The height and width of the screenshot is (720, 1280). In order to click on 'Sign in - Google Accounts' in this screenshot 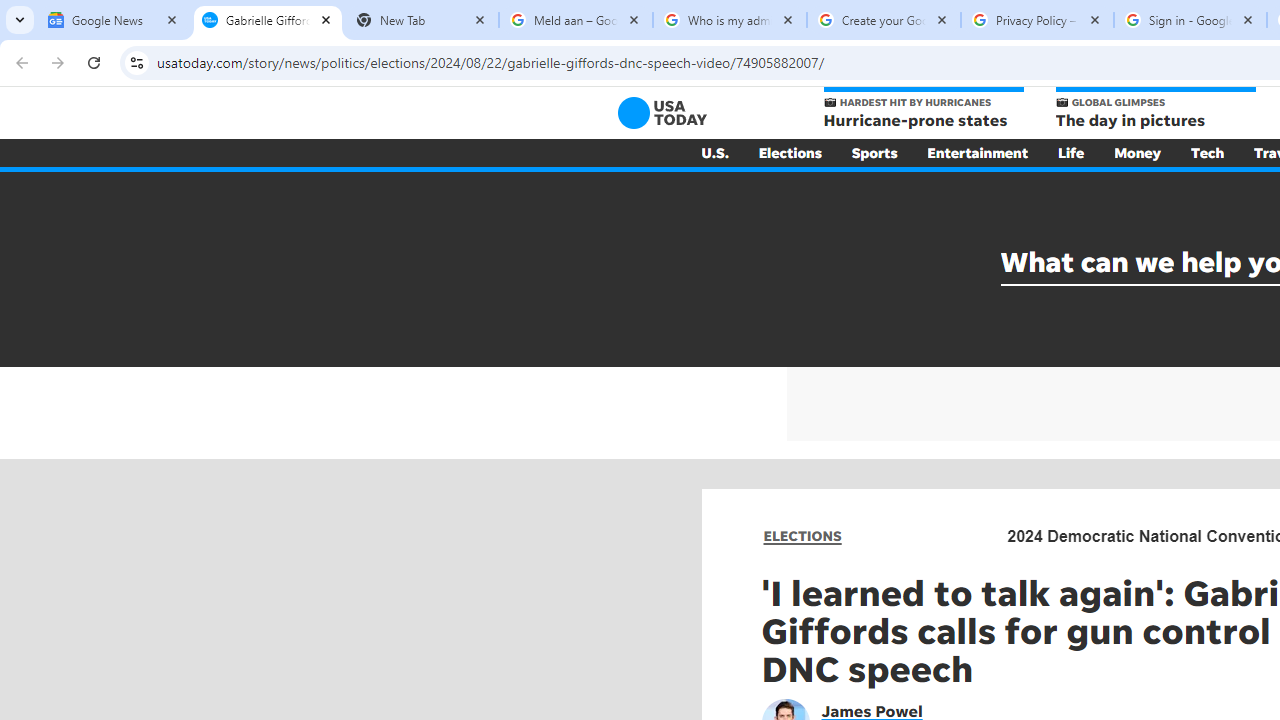, I will do `click(1190, 20)`.